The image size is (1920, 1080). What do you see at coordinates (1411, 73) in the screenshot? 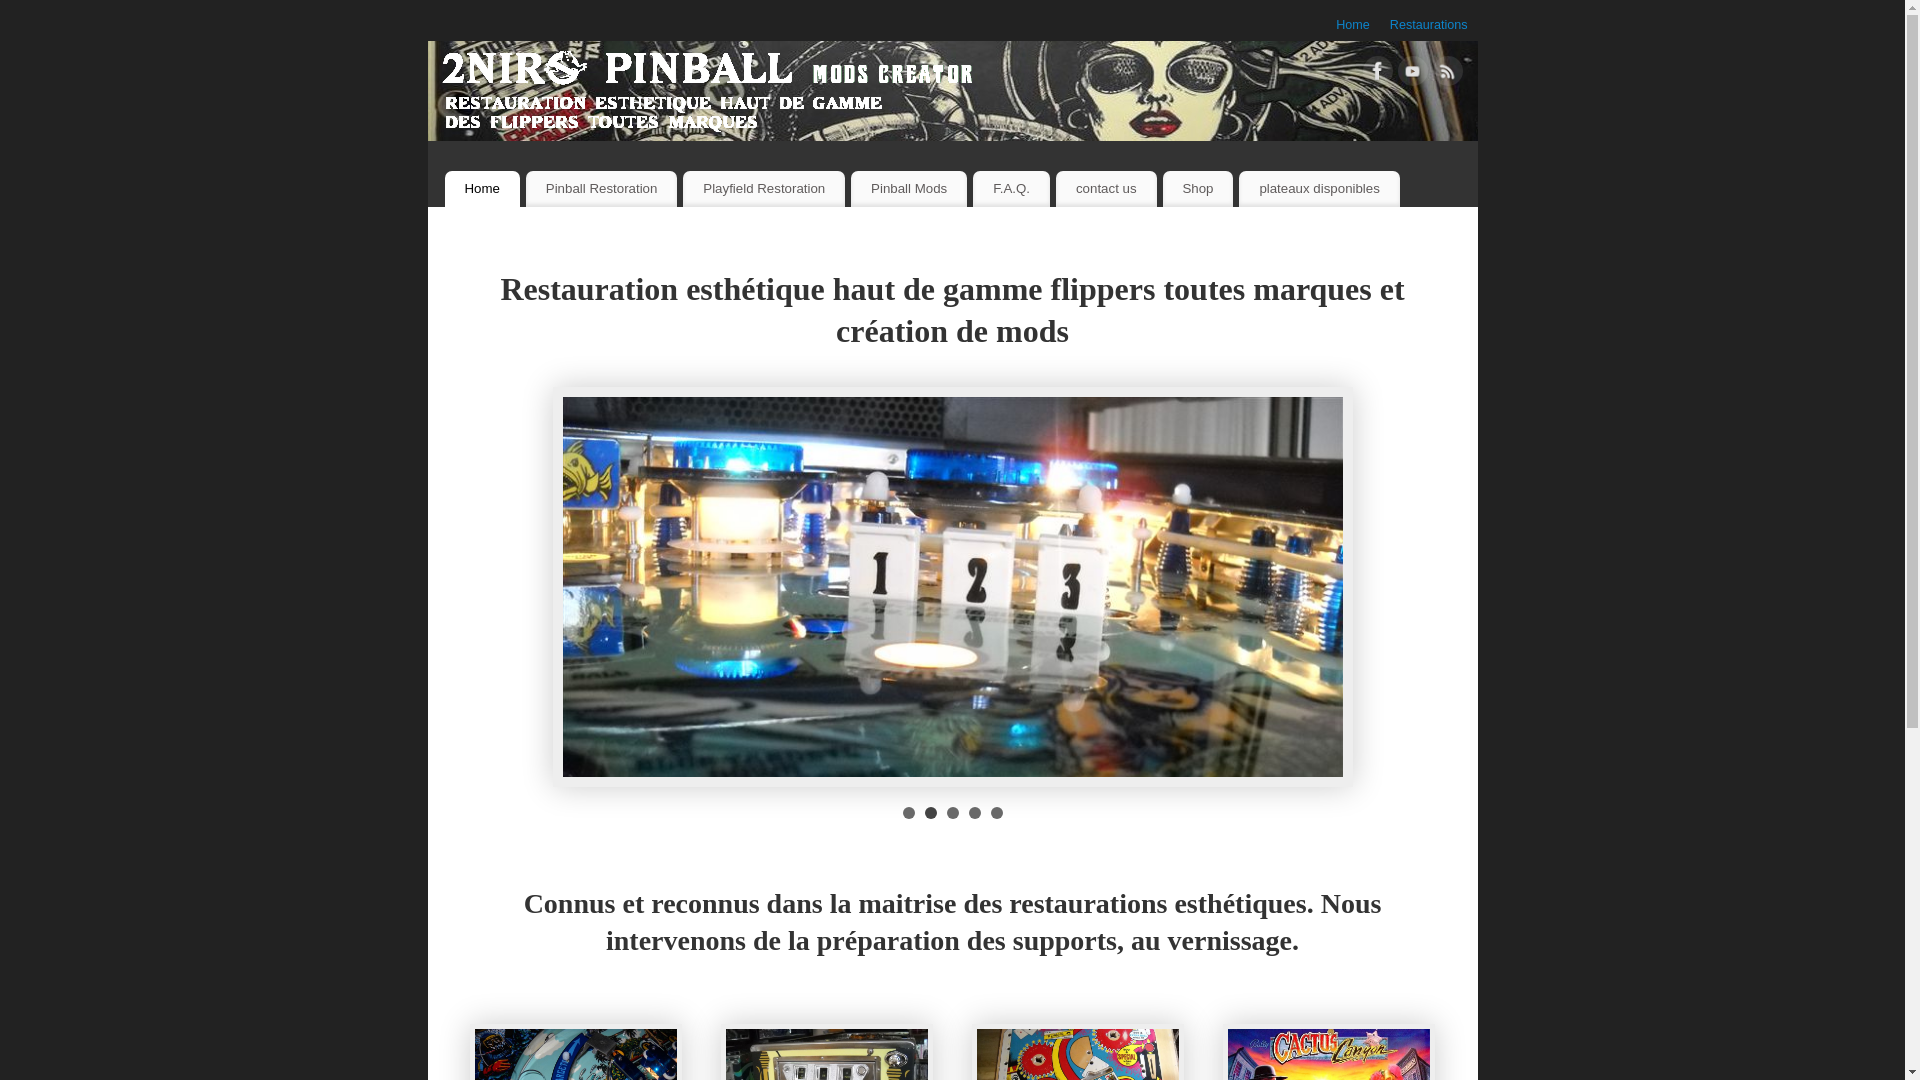
I see `'YouTube'` at bounding box center [1411, 73].